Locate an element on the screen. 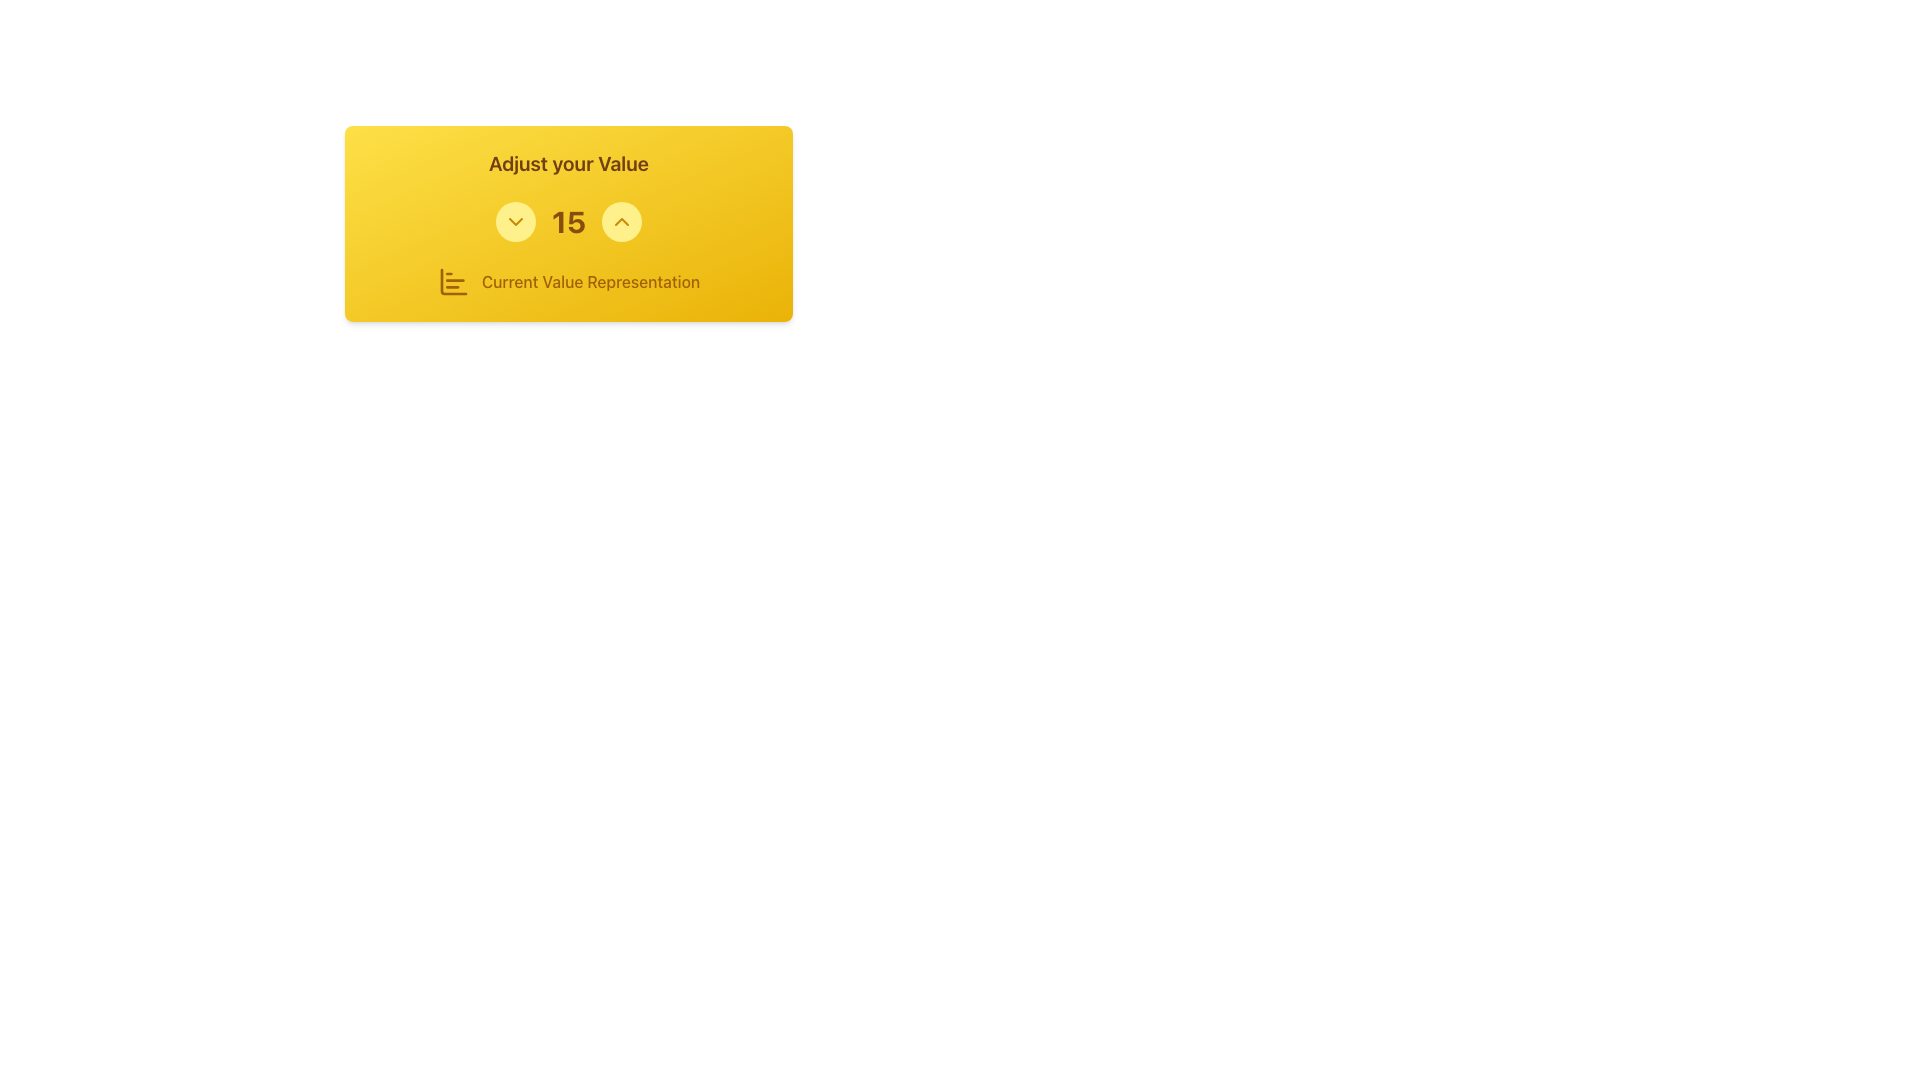 The height and width of the screenshot is (1080, 1920). the circular yellow button with a chevron-up arrow icon, located to the right of the '15' numerical value indicator is located at coordinates (620, 222).